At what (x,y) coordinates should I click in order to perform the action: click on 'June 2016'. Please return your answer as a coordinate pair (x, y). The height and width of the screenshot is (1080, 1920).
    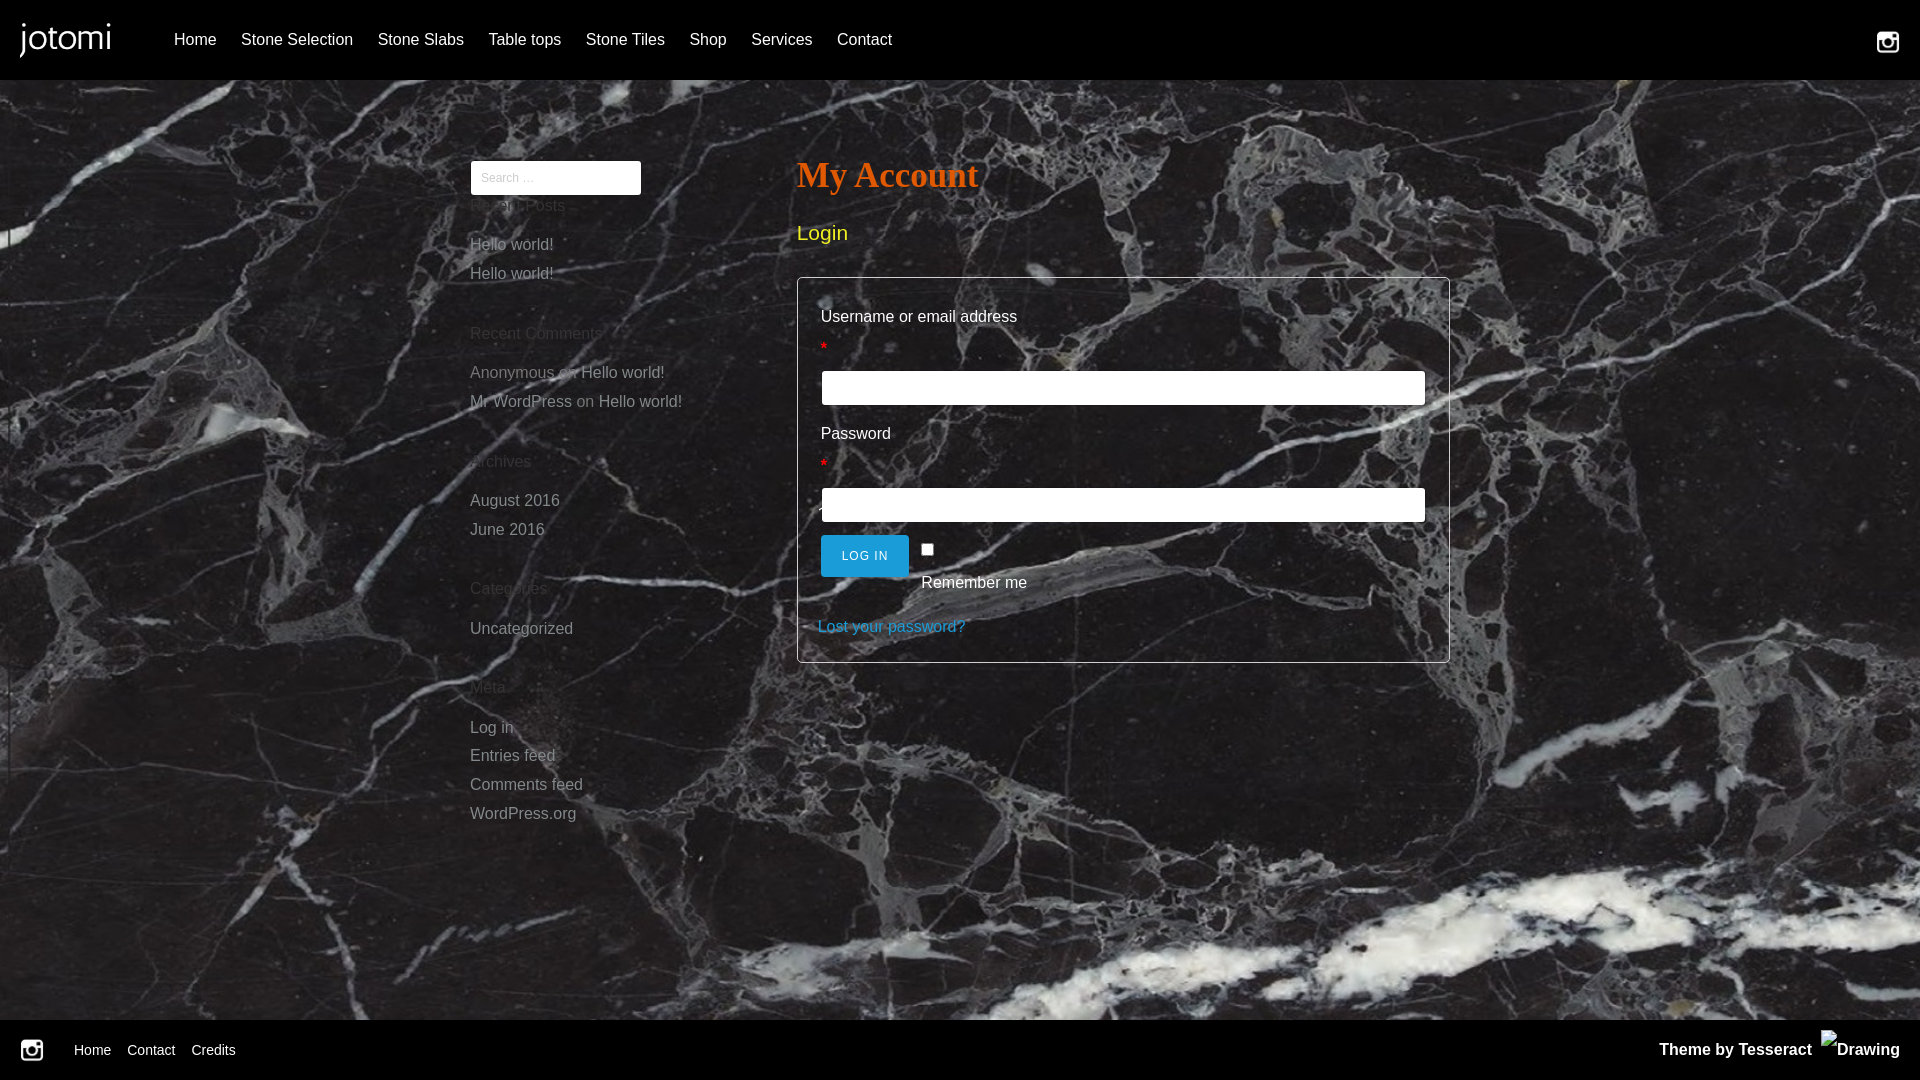
    Looking at the image, I should click on (469, 528).